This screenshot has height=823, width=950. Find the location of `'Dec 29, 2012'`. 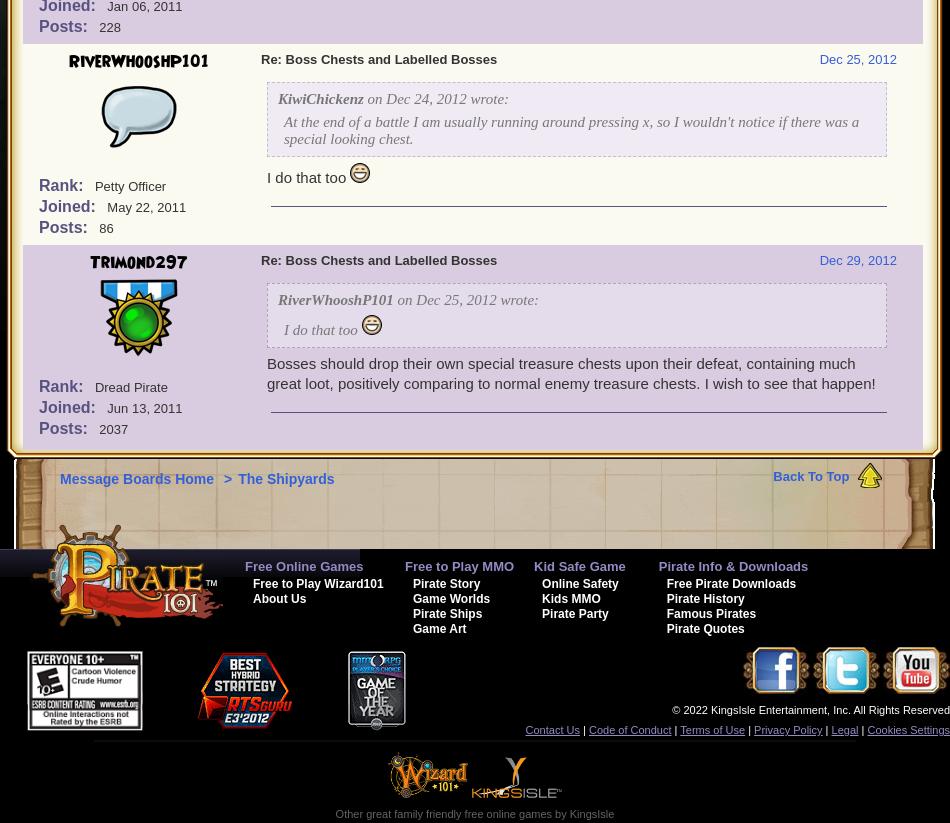

'Dec 29, 2012' is located at coordinates (857, 259).